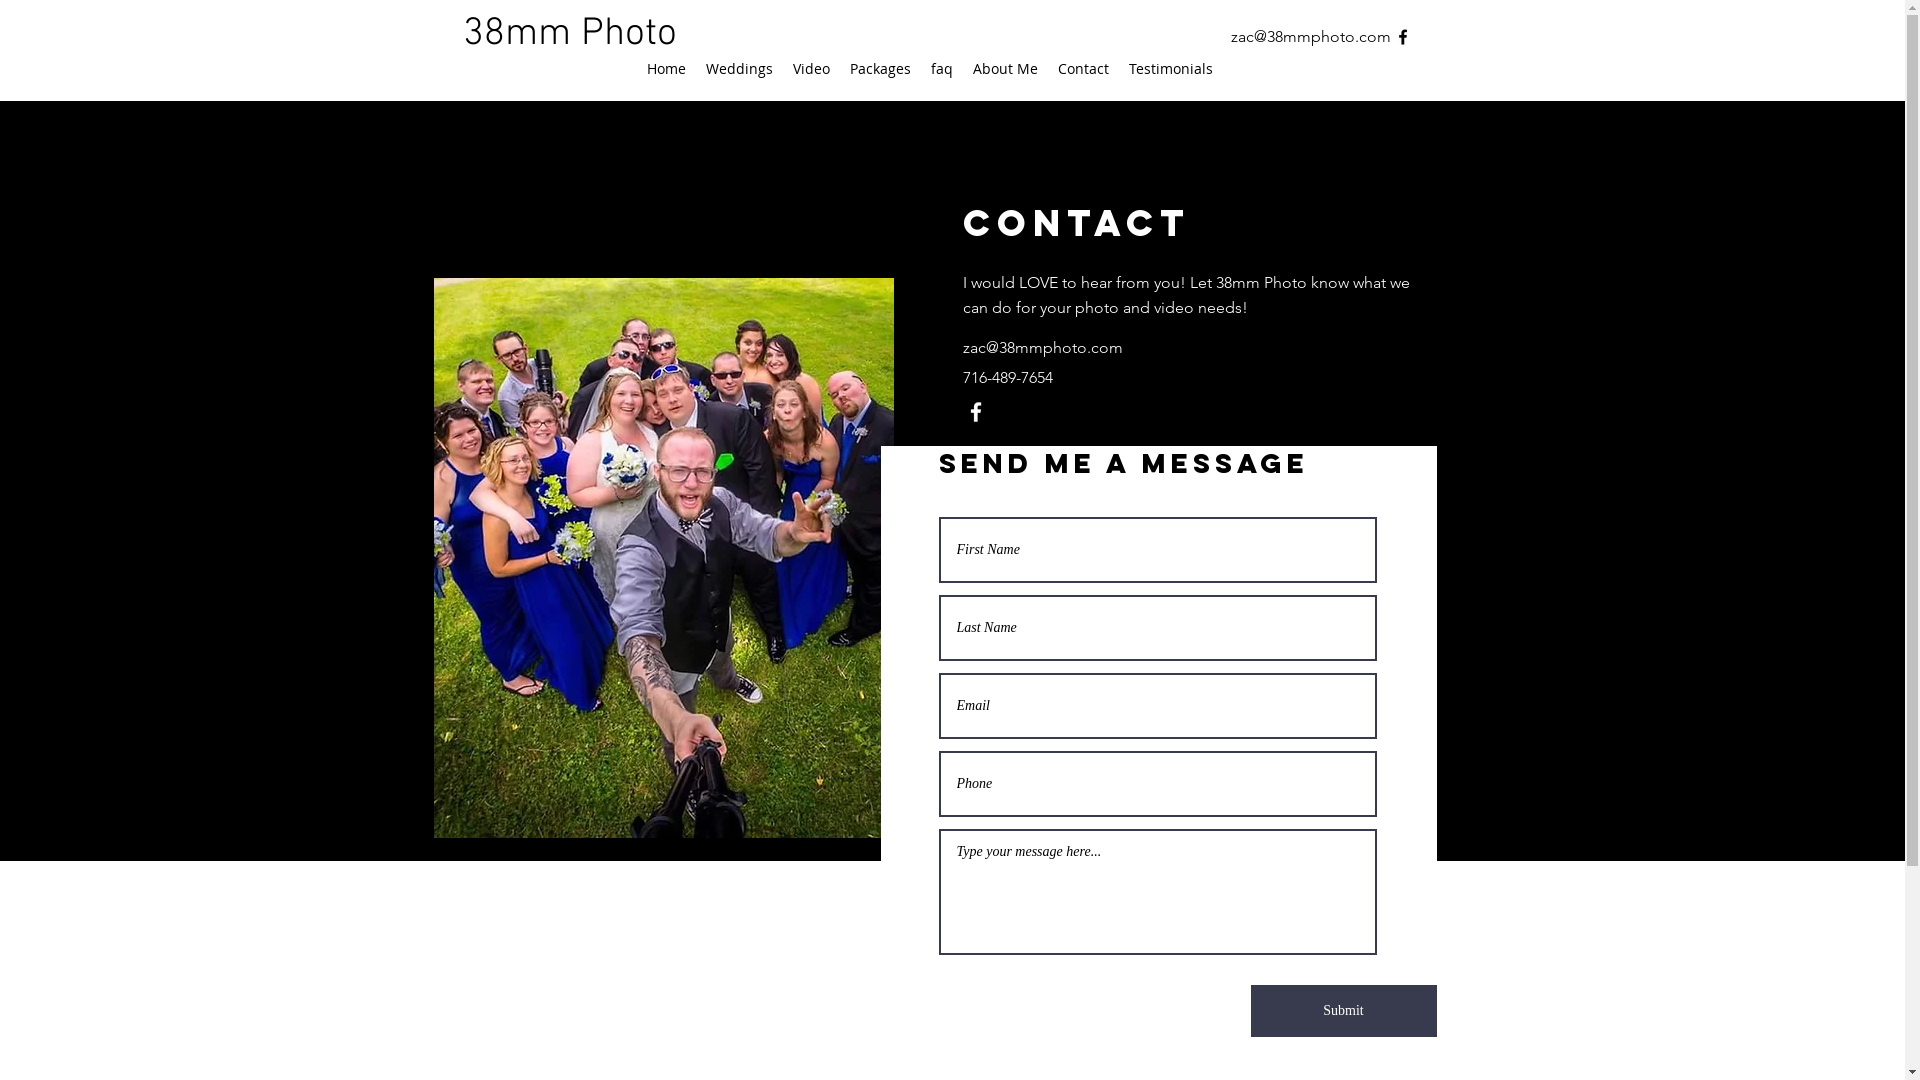  I want to click on 'Submit', so click(1343, 1010).